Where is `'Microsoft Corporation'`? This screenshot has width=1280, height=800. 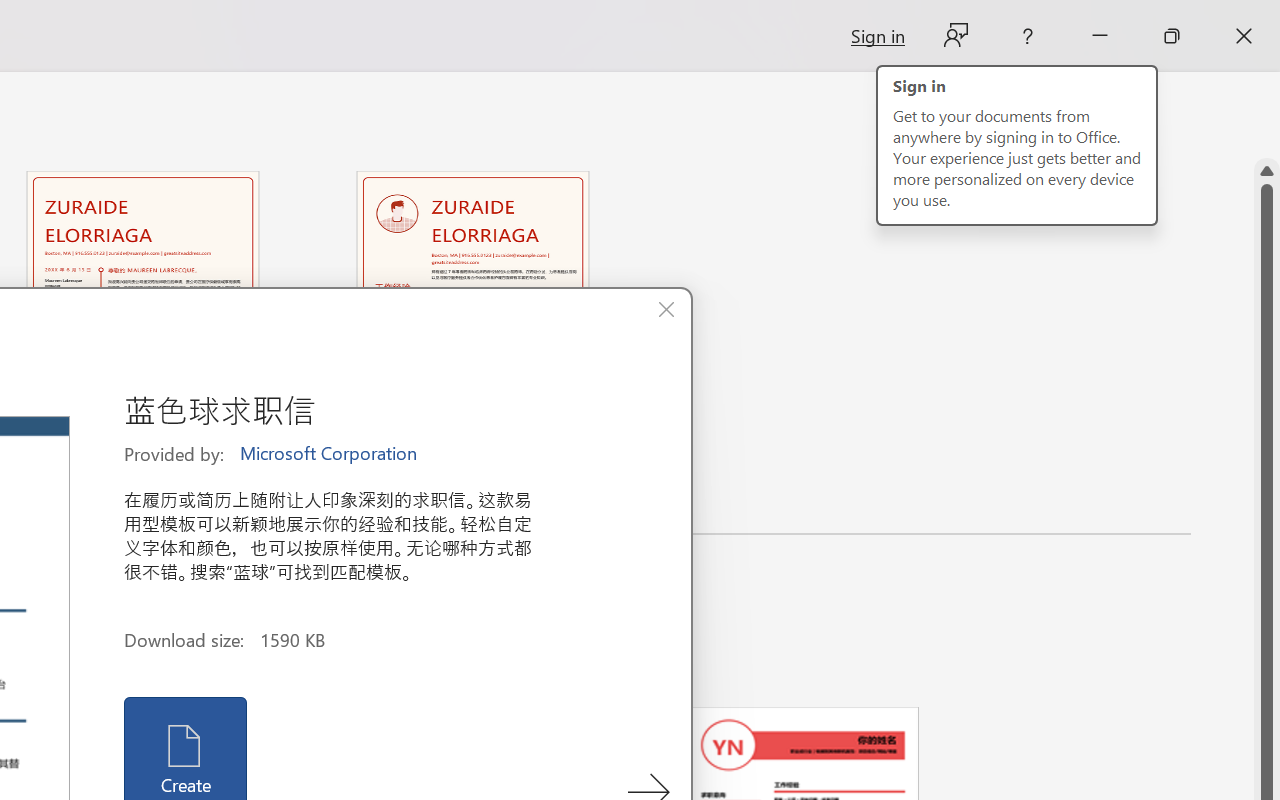 'Microsoft Corporation' is located at coordinates (330, 453).